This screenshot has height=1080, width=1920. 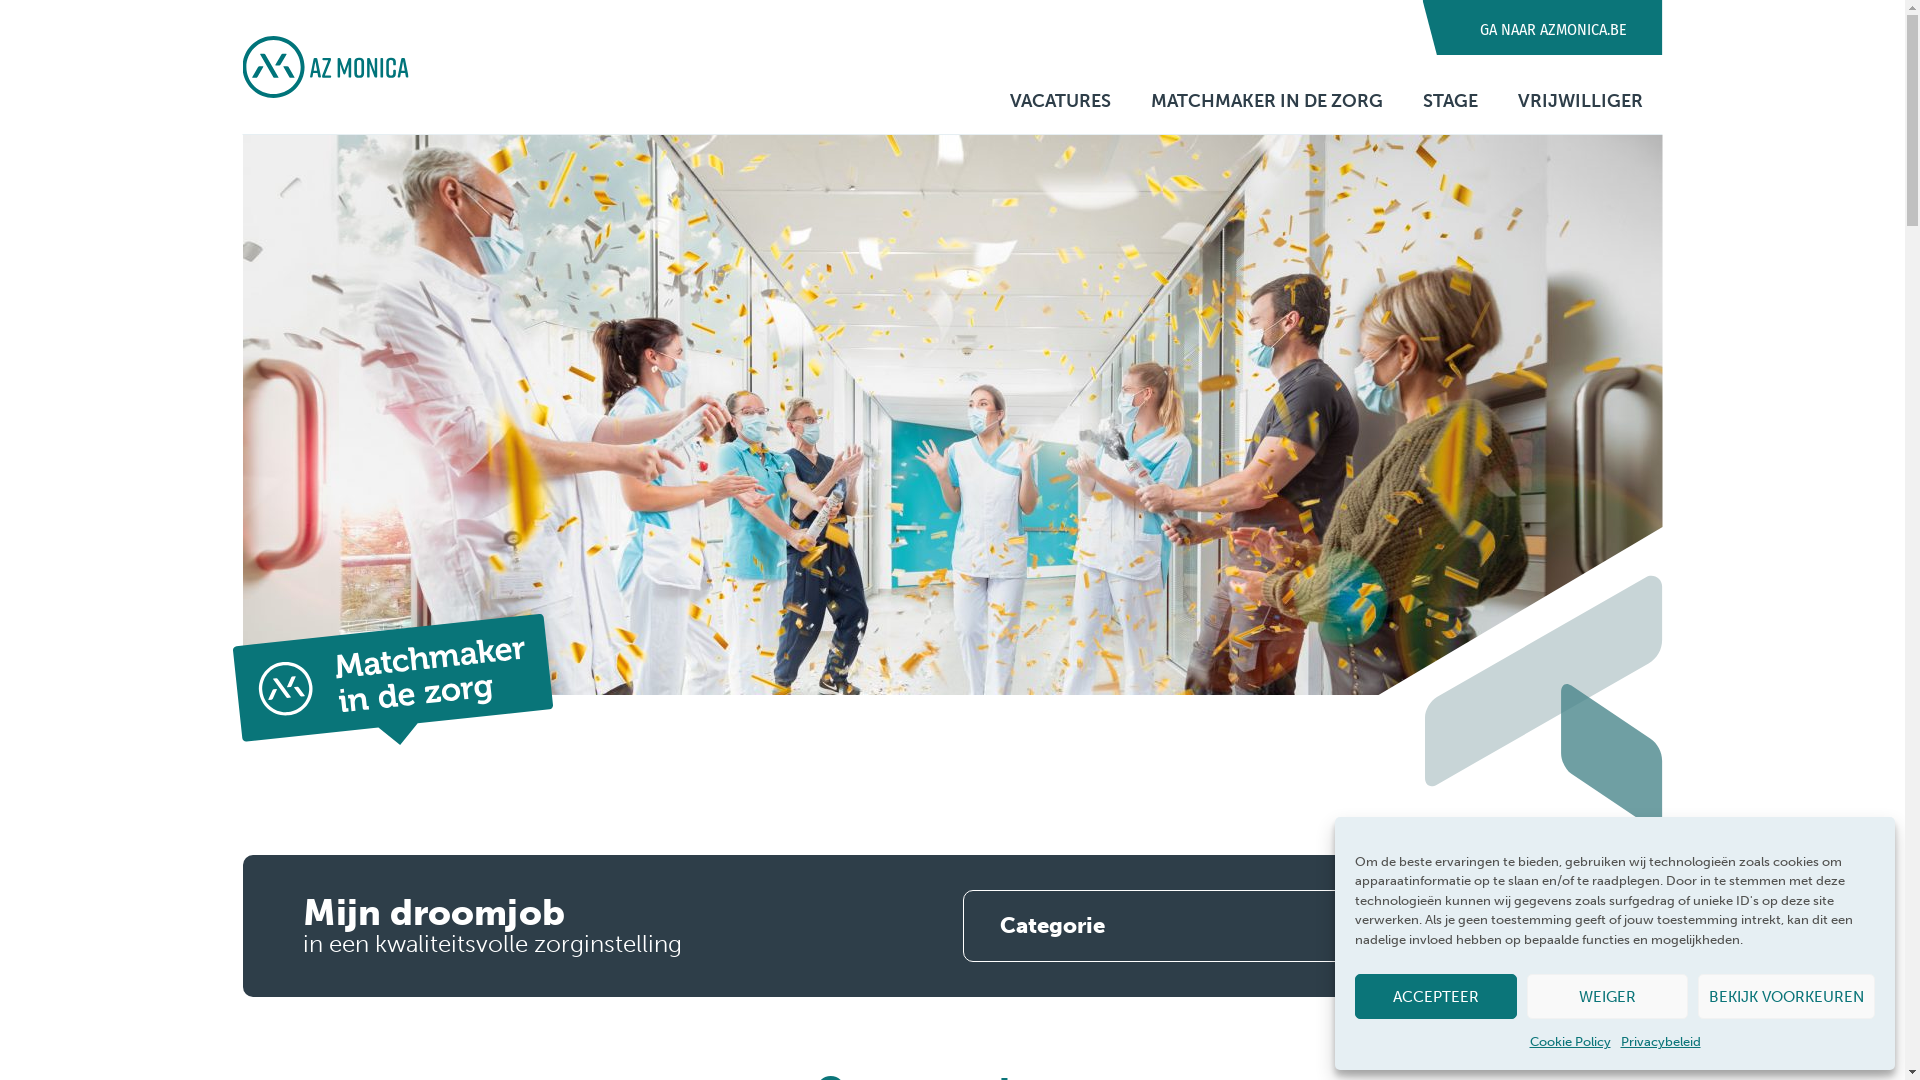 I want to click on 'Cookie Policy', so click(x=1569, y=1040).